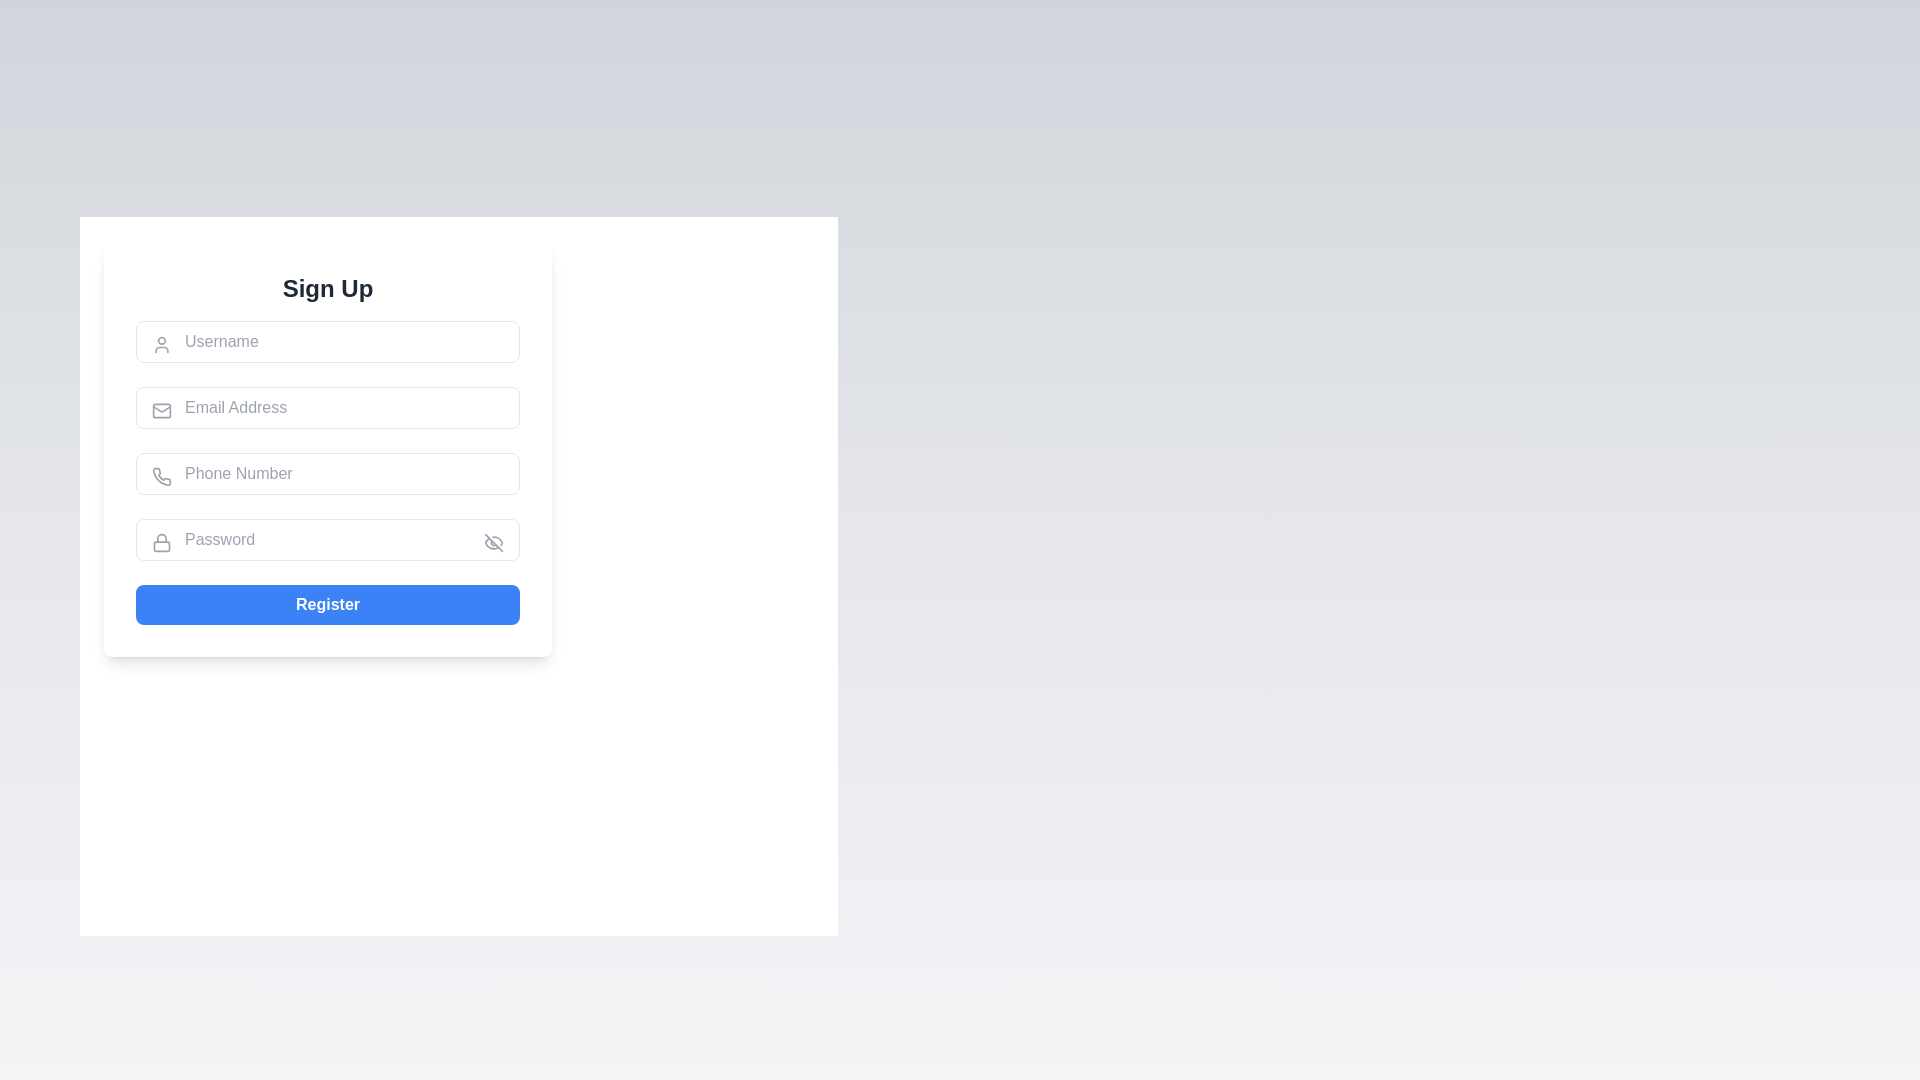 The image size is (1920, 1080). I want to click on the 'eye-off' icon button, which is gray and located at the top-right corner of the password input field, so click(494, 543).